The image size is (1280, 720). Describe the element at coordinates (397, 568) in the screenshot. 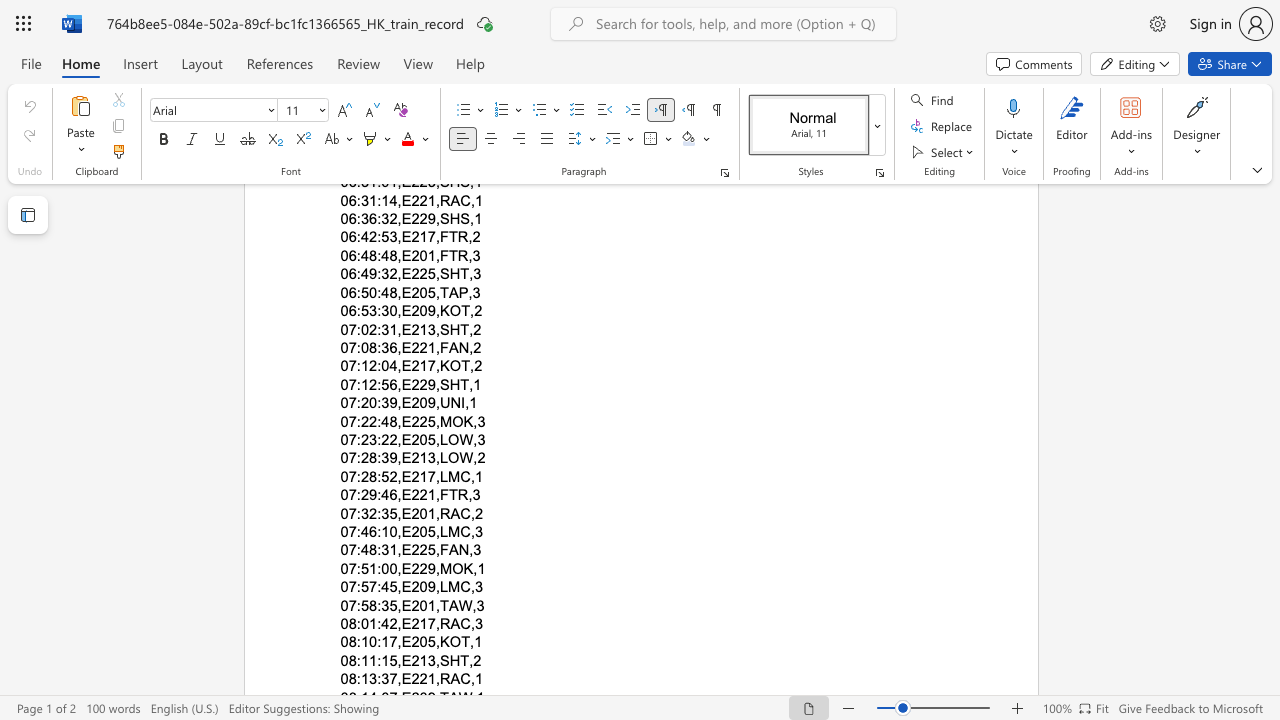

I see `the subset text ",E229," within the text "07:51:00,E229,MOK,1"` at that location.